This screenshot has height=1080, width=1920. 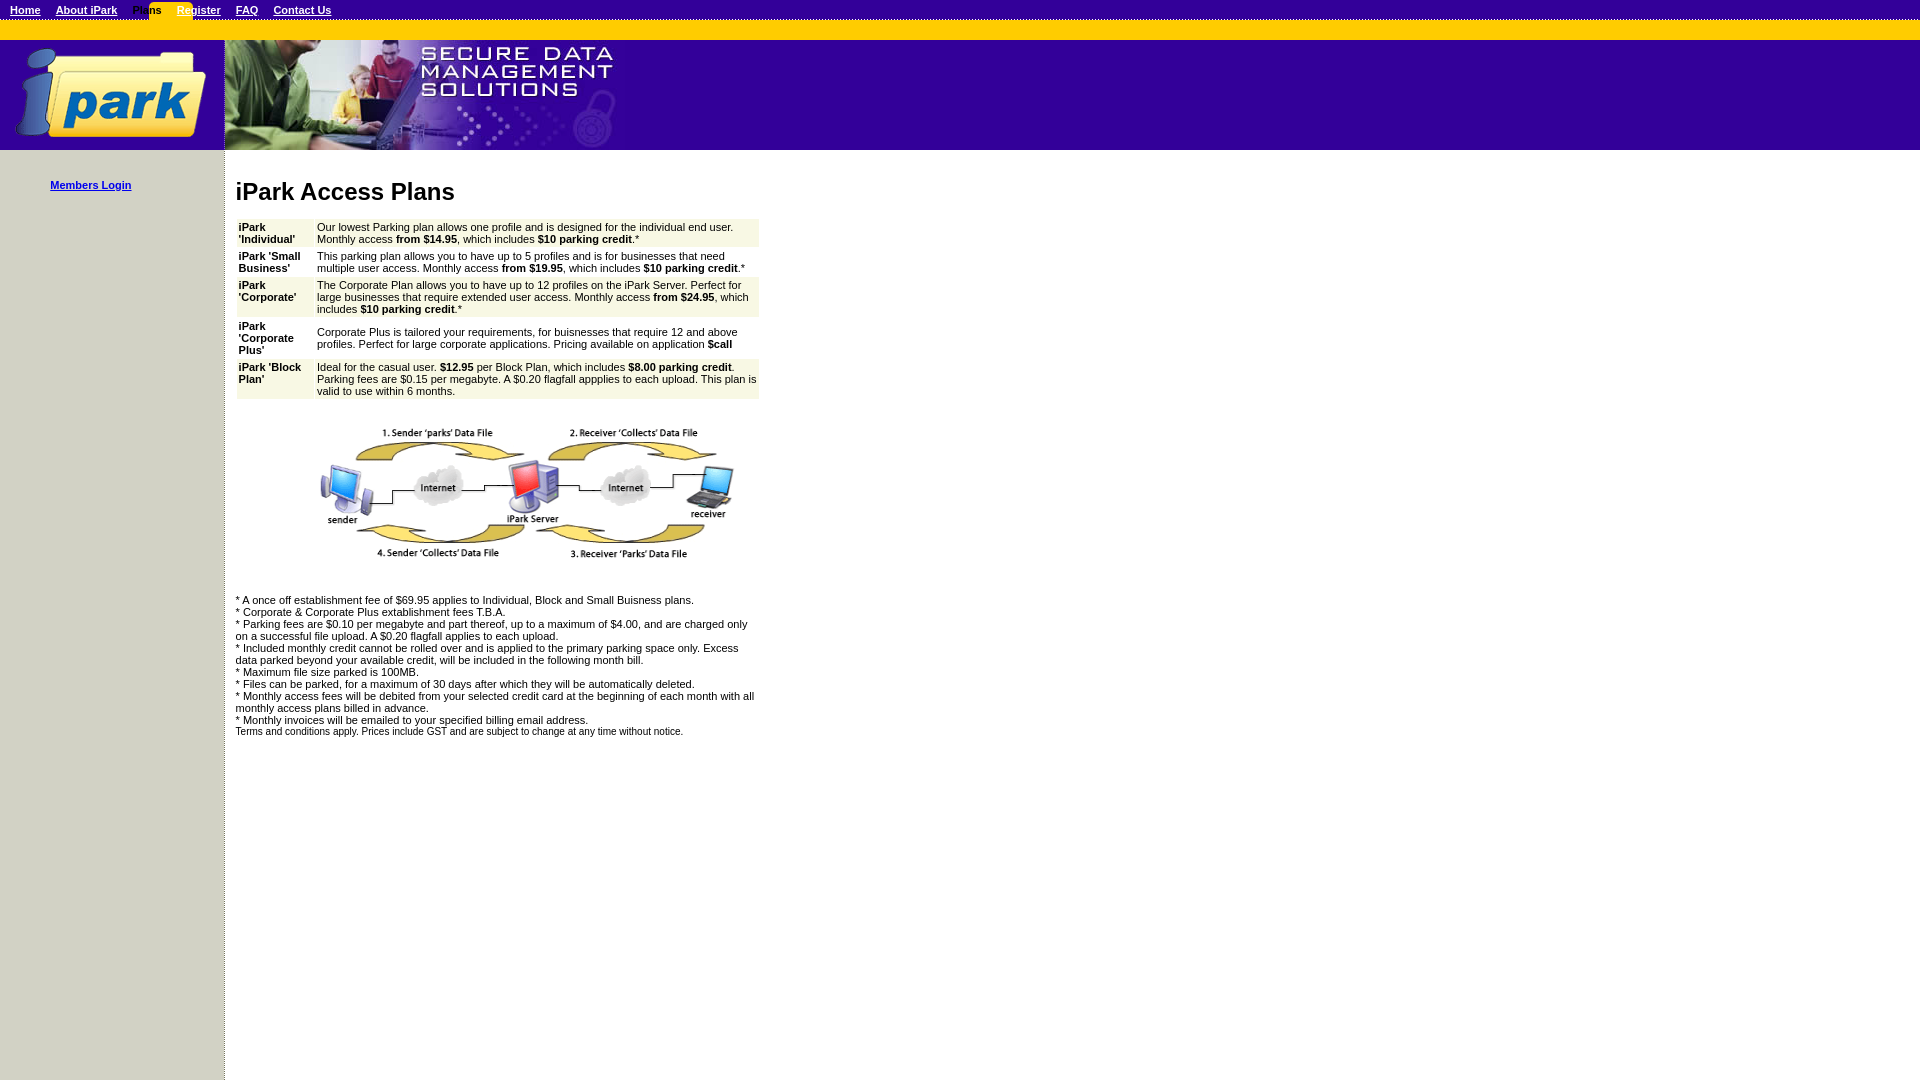 What do you see at coordinates (89, 185) in the screenshot?
I see `'Members Login'` at bounding box center [89, 185].